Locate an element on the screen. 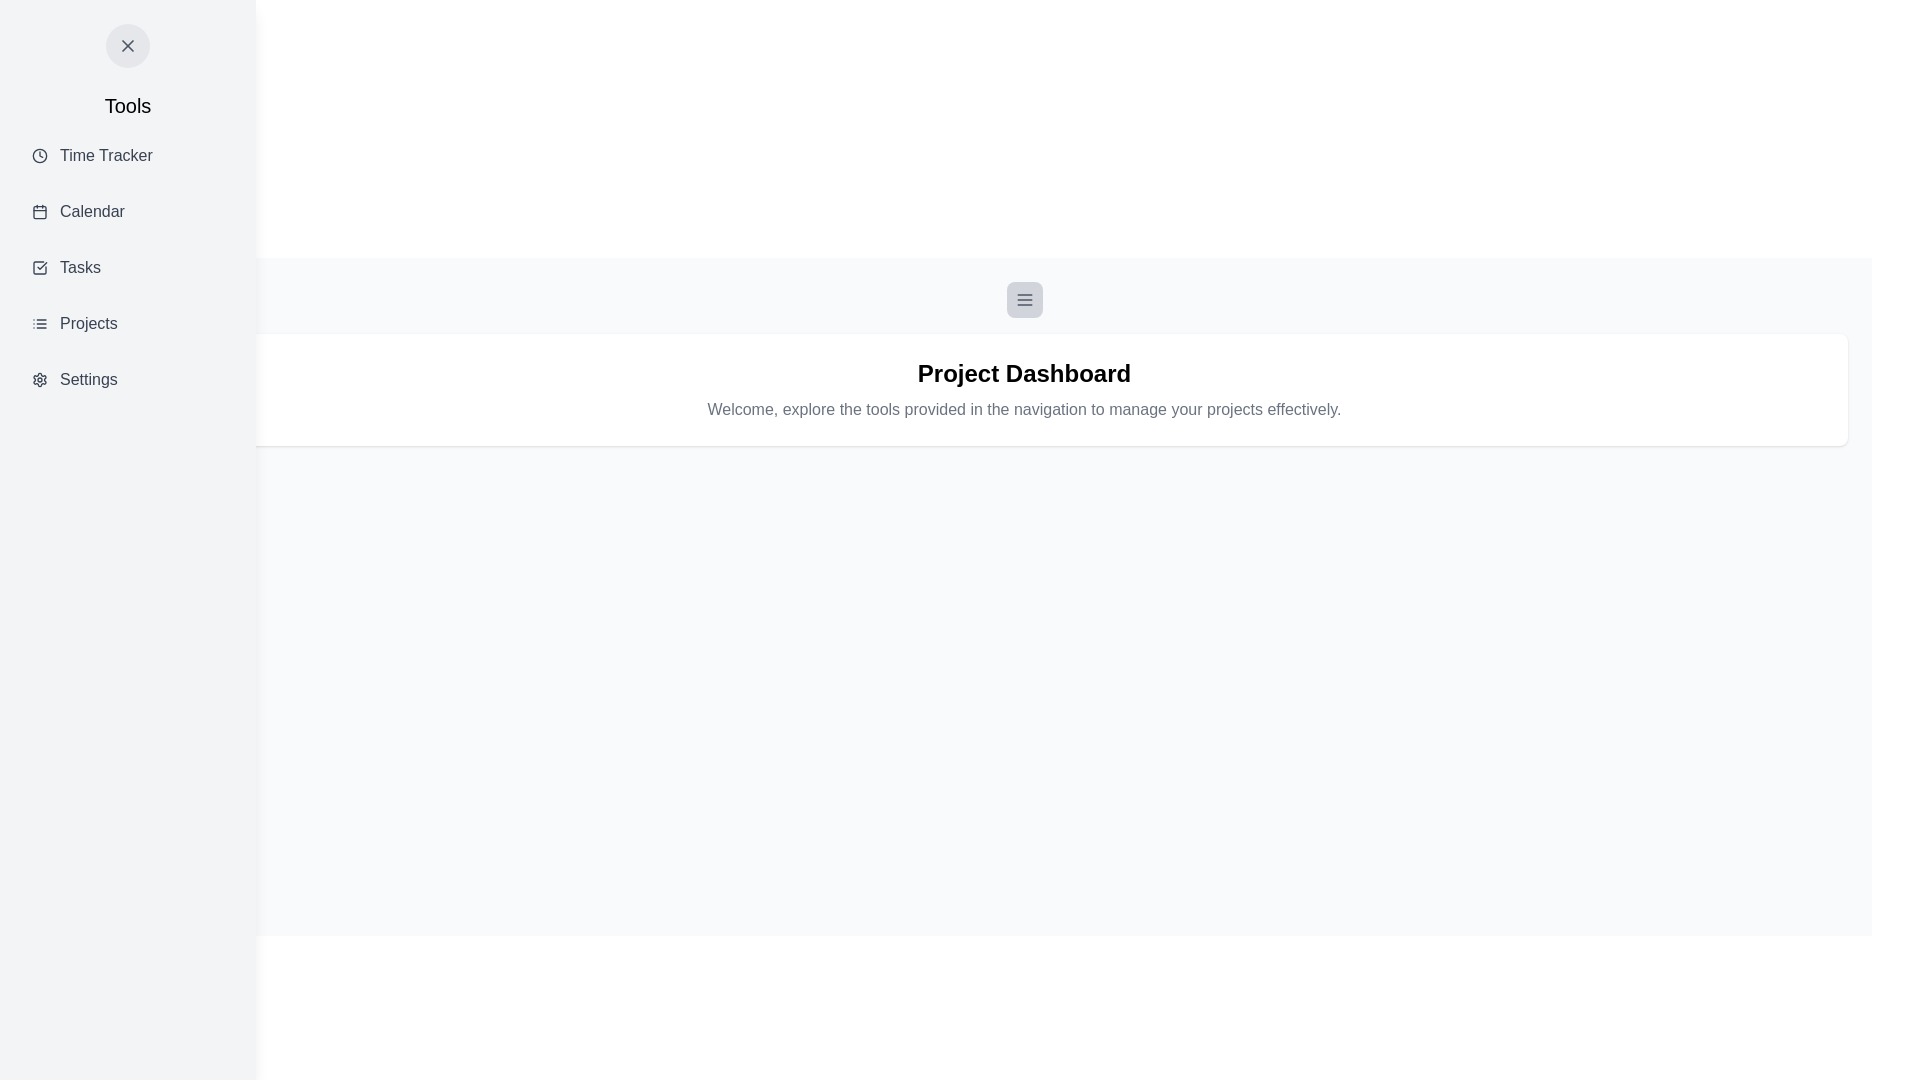  the gear icon next to the 'Settings' text is located at coordinates (39, 380).